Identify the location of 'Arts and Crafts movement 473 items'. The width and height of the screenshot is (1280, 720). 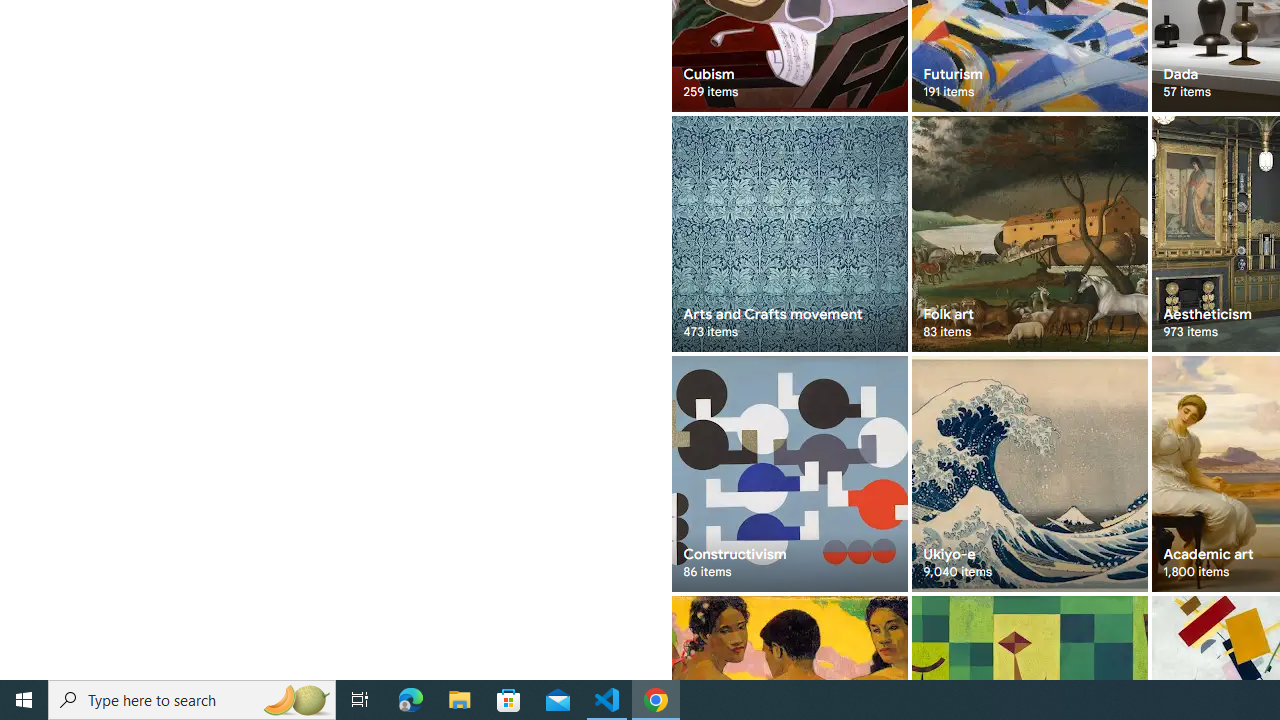
(788, 233).